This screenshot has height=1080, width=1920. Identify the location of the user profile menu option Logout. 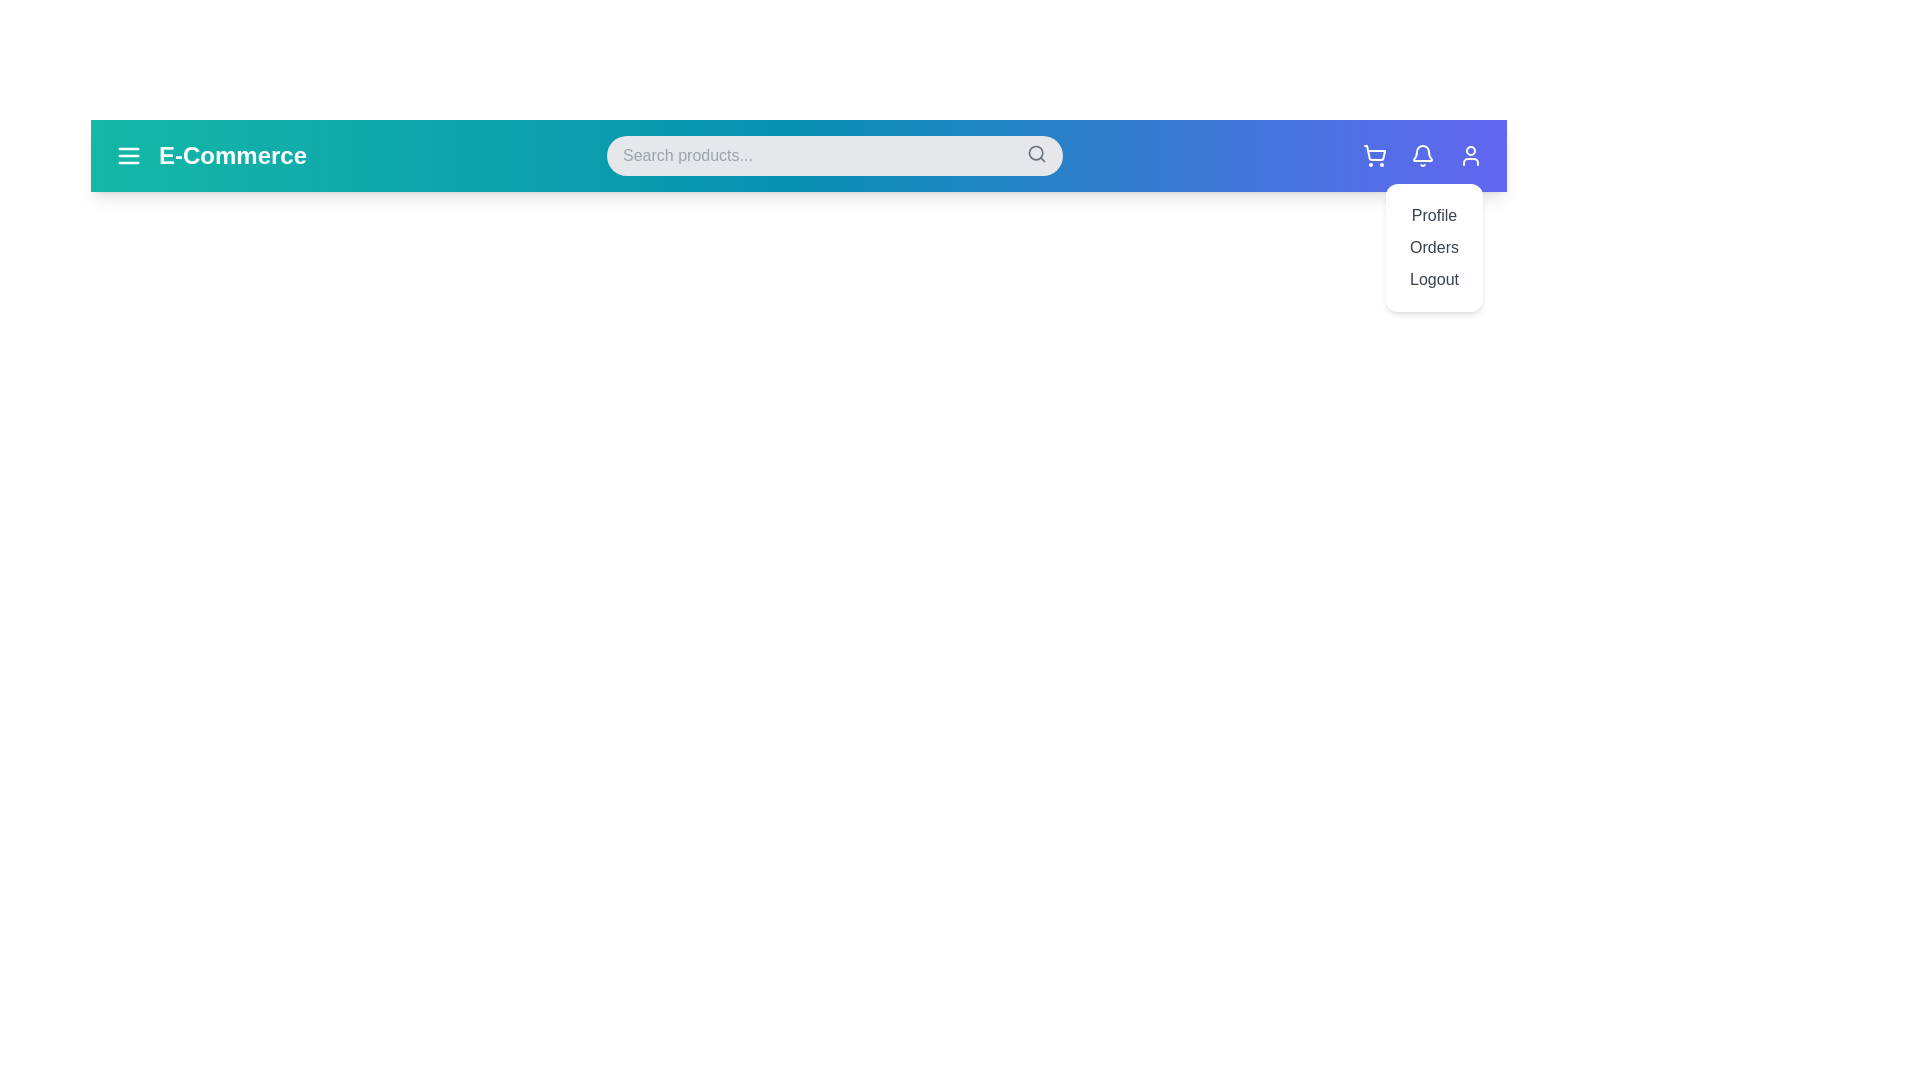
(1433, 280).